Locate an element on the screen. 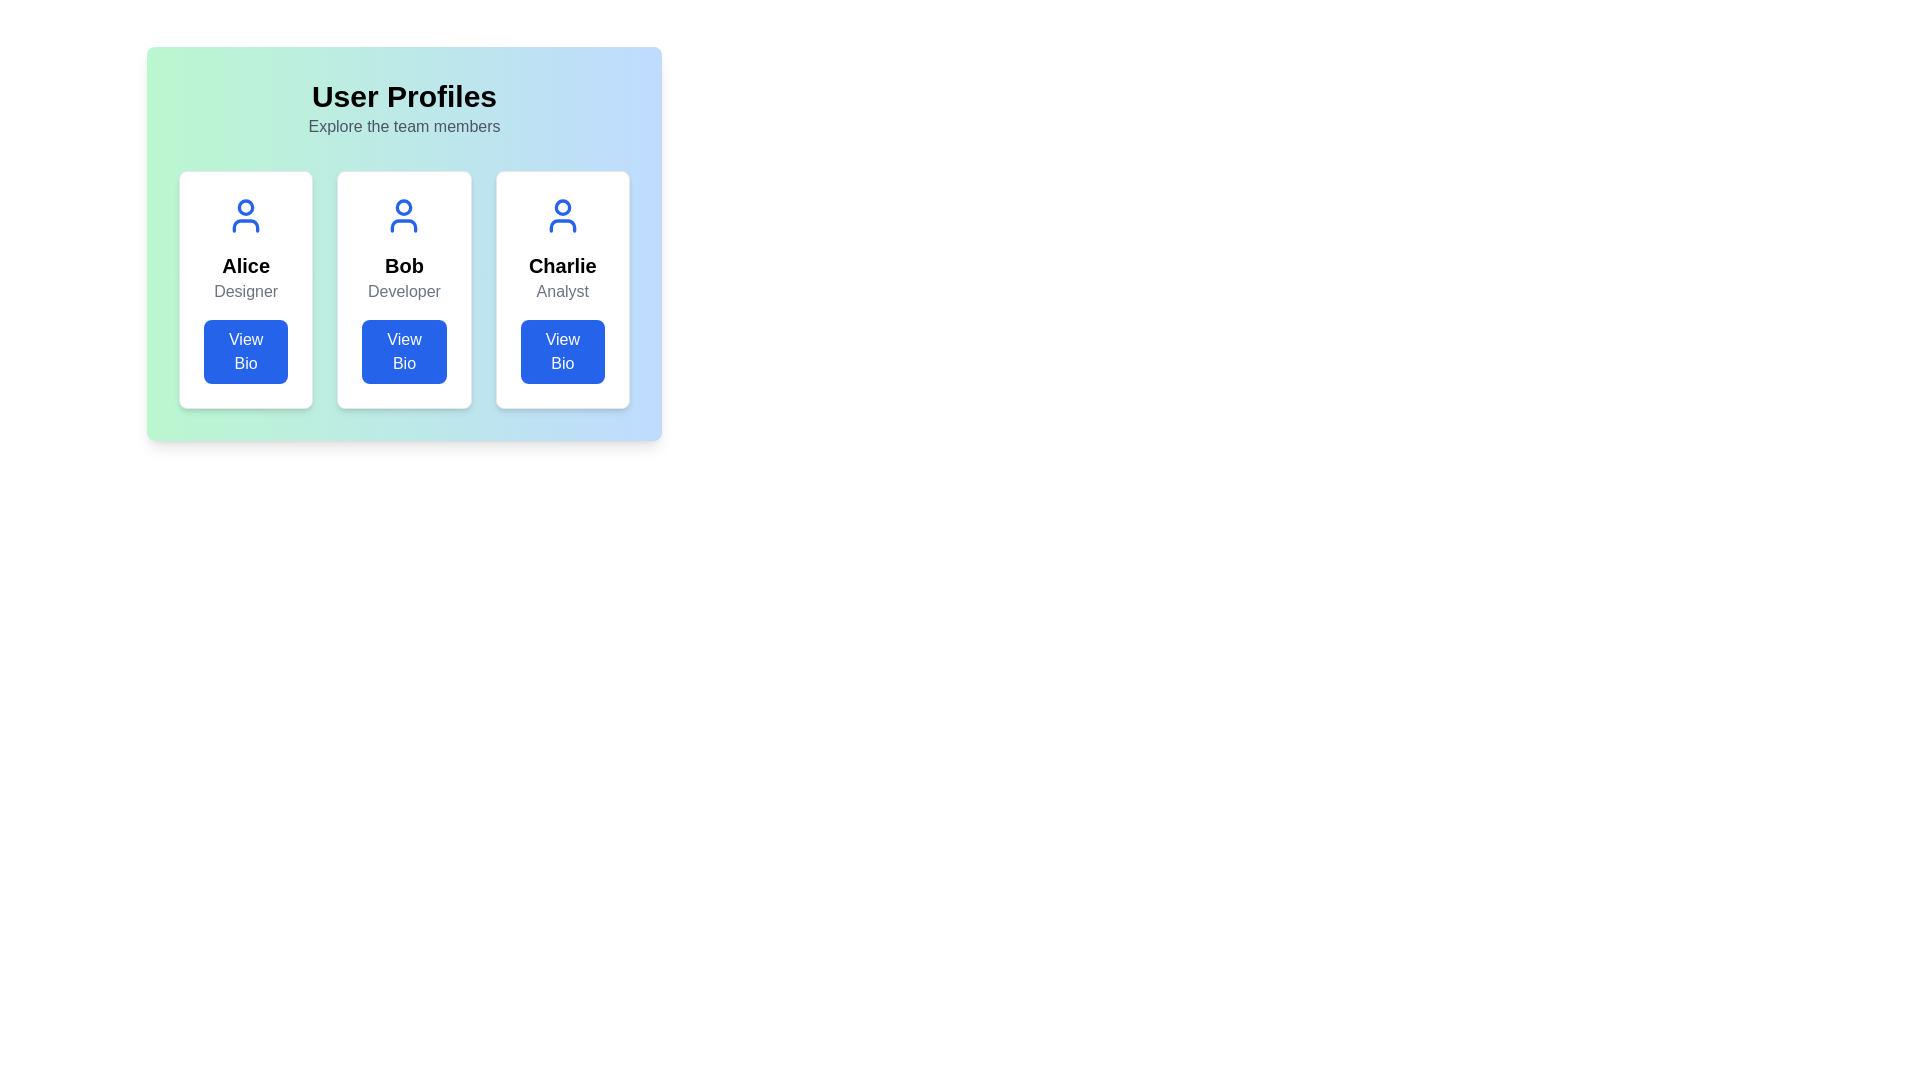 The height and width of the screenshot is (1080, 1920). the descriptive text label located directly below the 'User Profiles' heading, which provides context about the section containing profiles of team members is located at coordinates (403, 127).